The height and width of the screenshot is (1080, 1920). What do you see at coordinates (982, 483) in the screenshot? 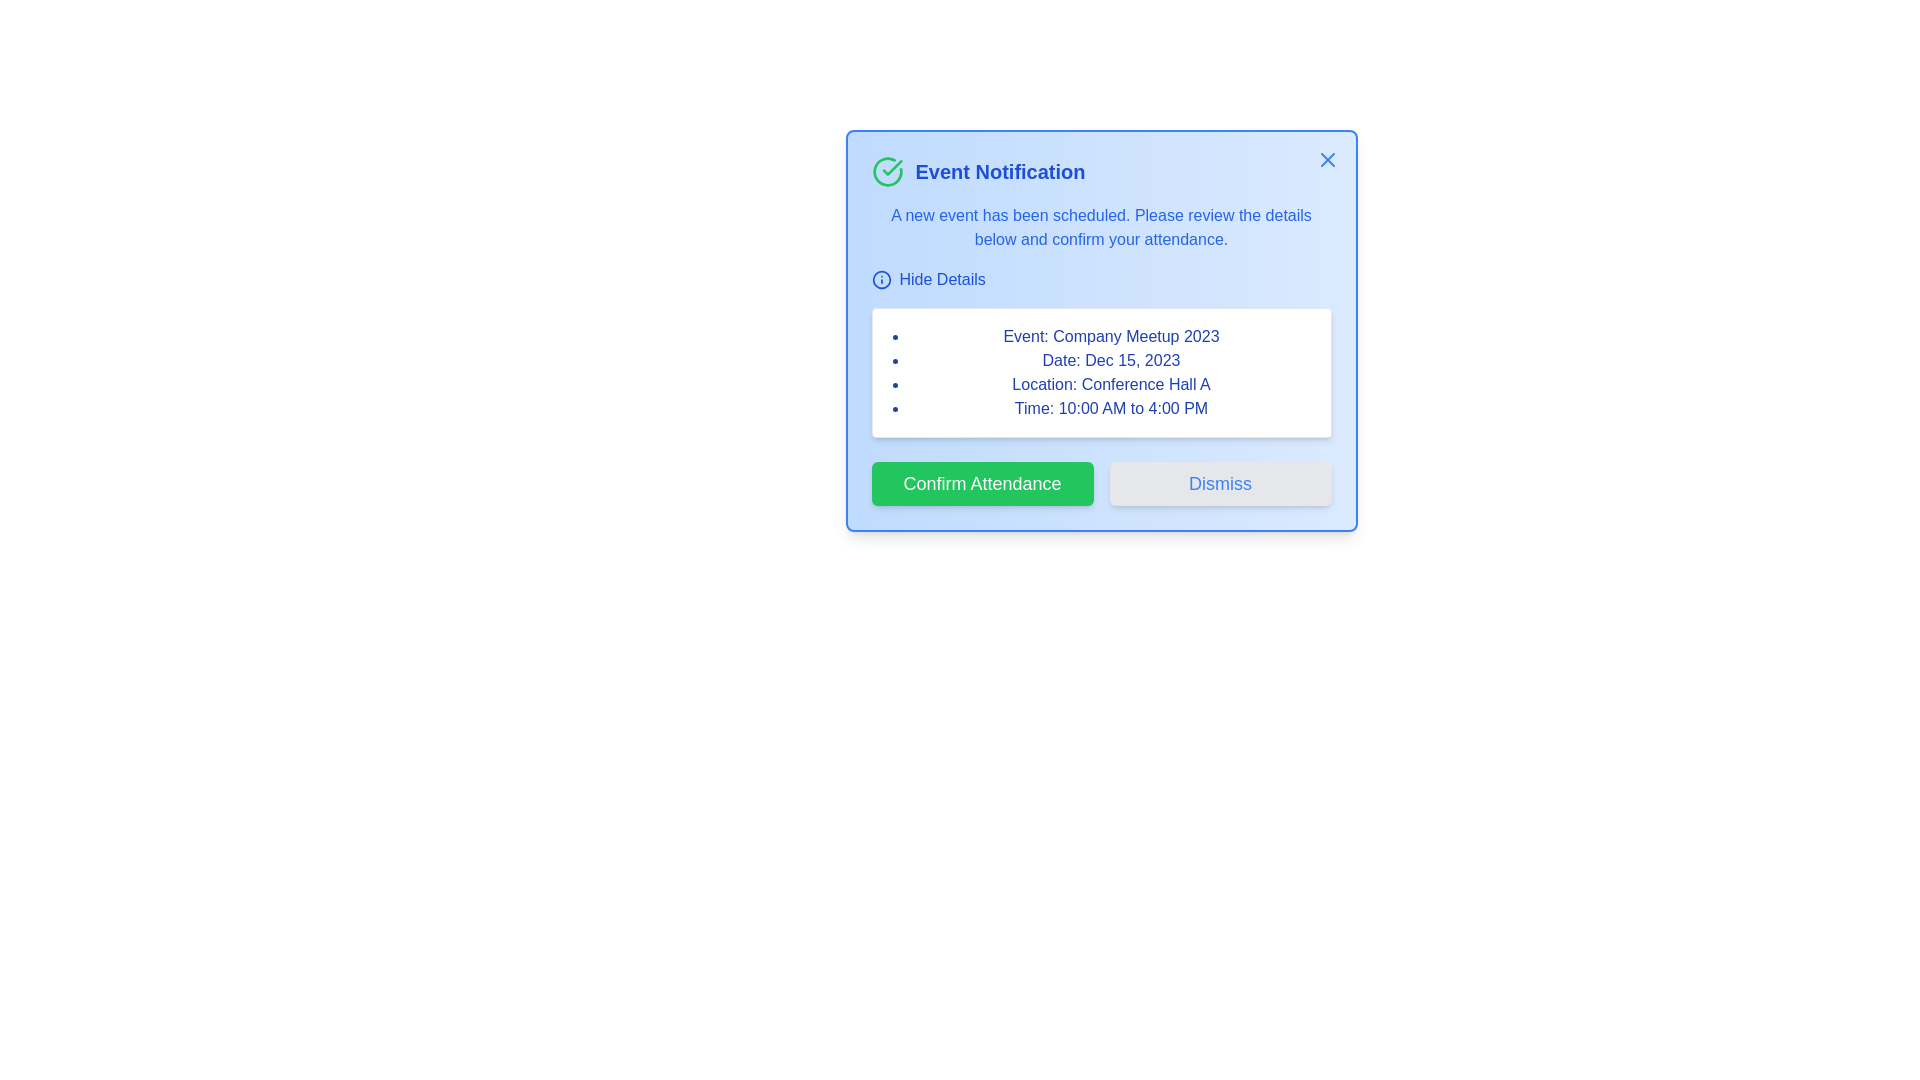
I see `the 'Confirm Attendance' button` at bounding box center [982, 483].